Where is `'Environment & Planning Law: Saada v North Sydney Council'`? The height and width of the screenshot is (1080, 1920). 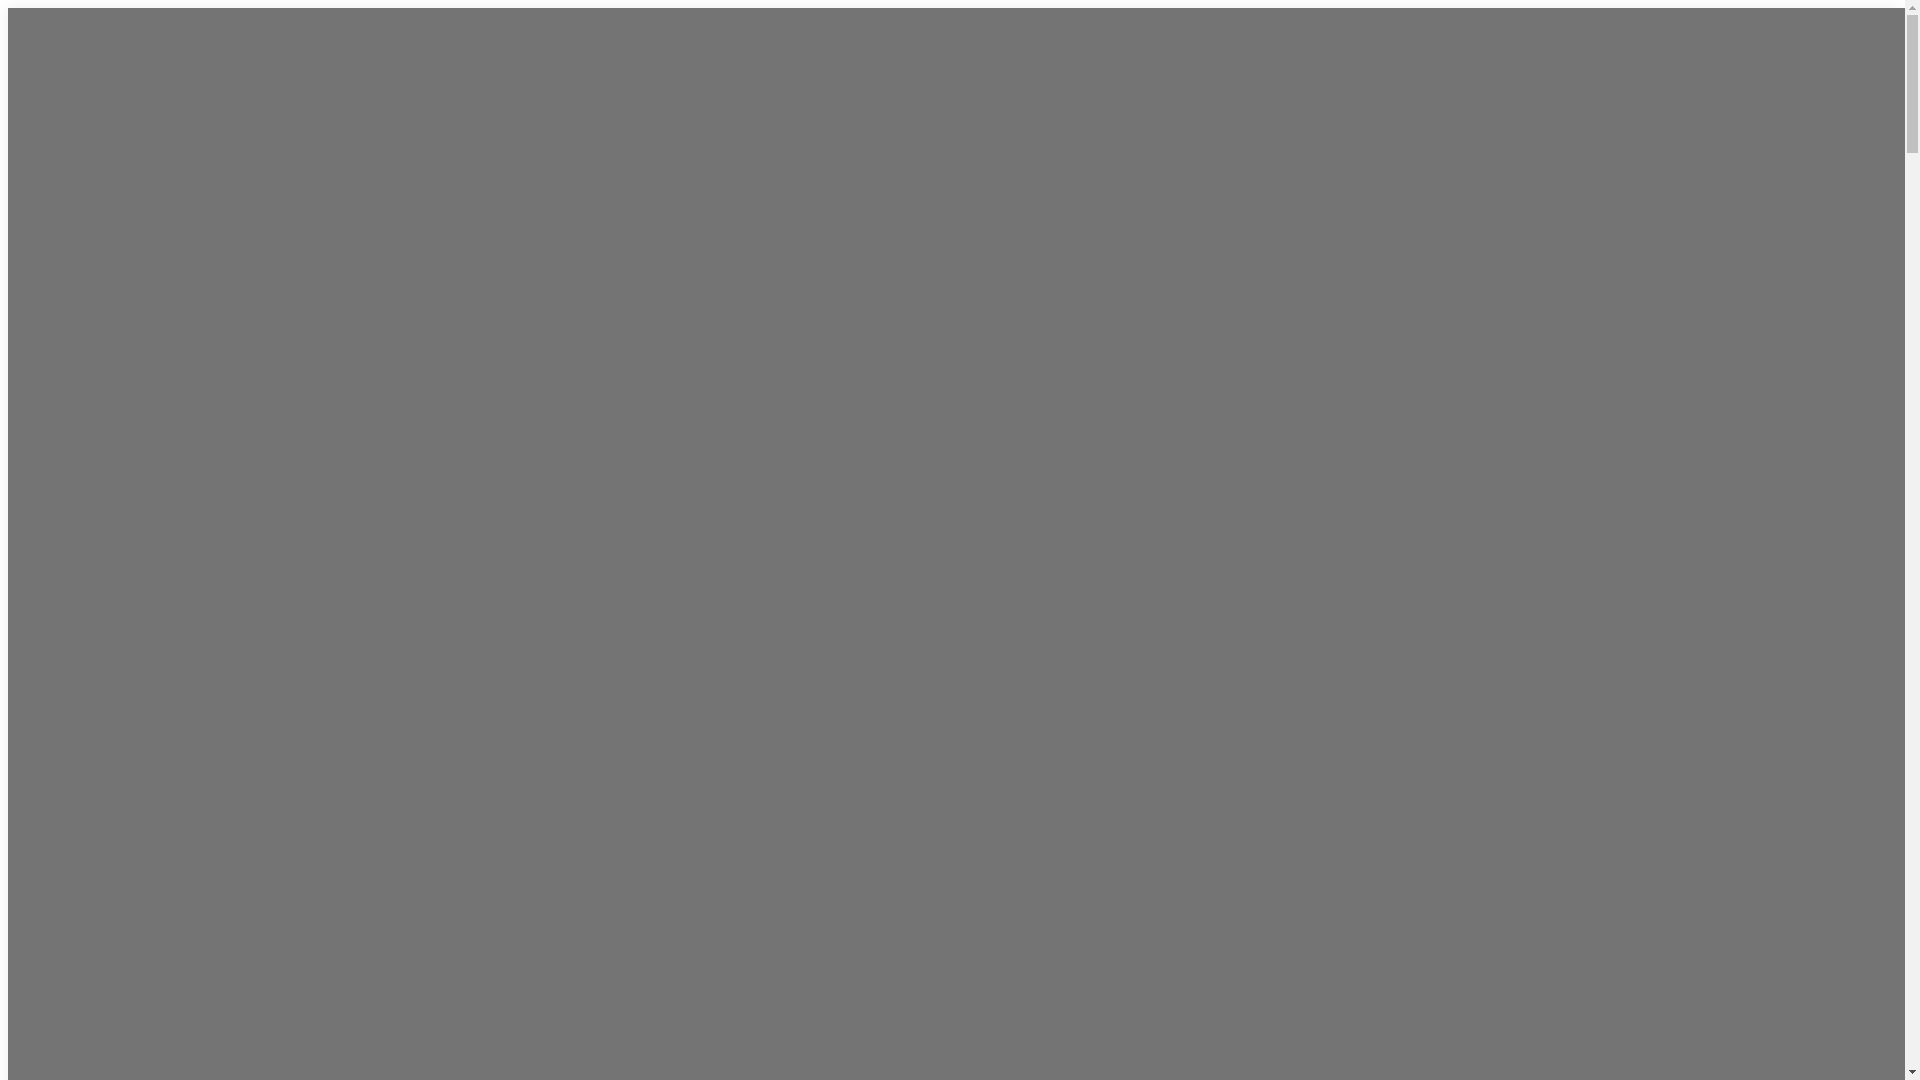 'Environment & Planning Law: Saada v North Sydney Council' is located at coordinates (830, 934).